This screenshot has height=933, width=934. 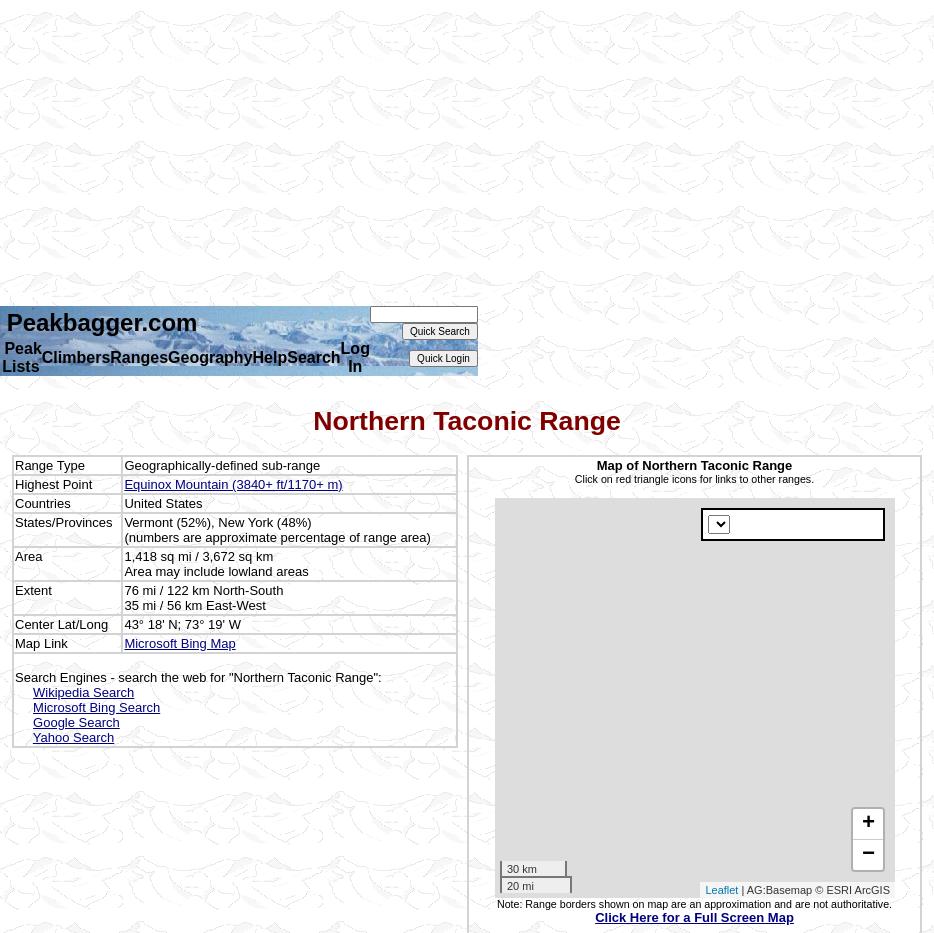 What do you see at coordinates (215, 569) in the screenshot?
I see `'Area may include lowland areas'` at bounding box center [215, 569].